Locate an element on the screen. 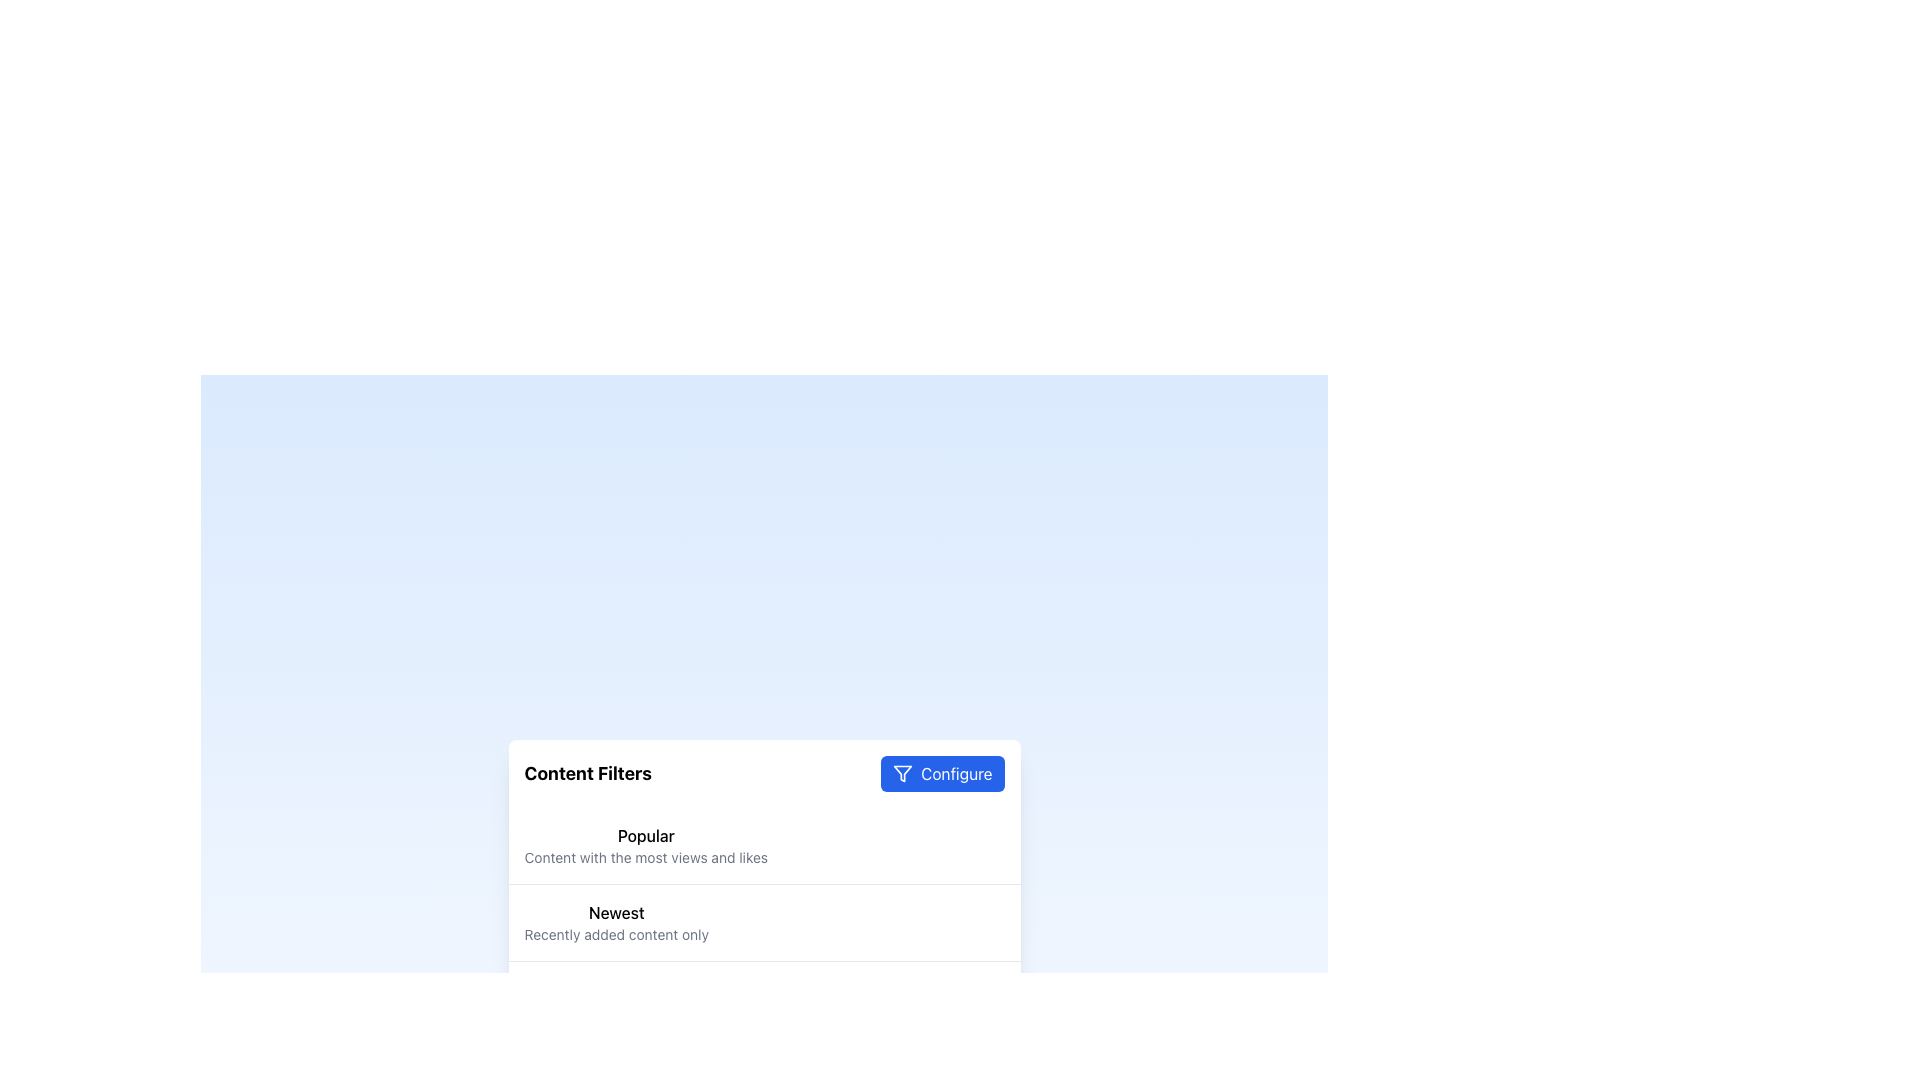 The width and height of the screenshot is (1920, 1080). the small, outlined blue filter icon within the 'Configure' button located in the upper-right corner of the 'Content Filters' card is located at coordinates (902, 773).